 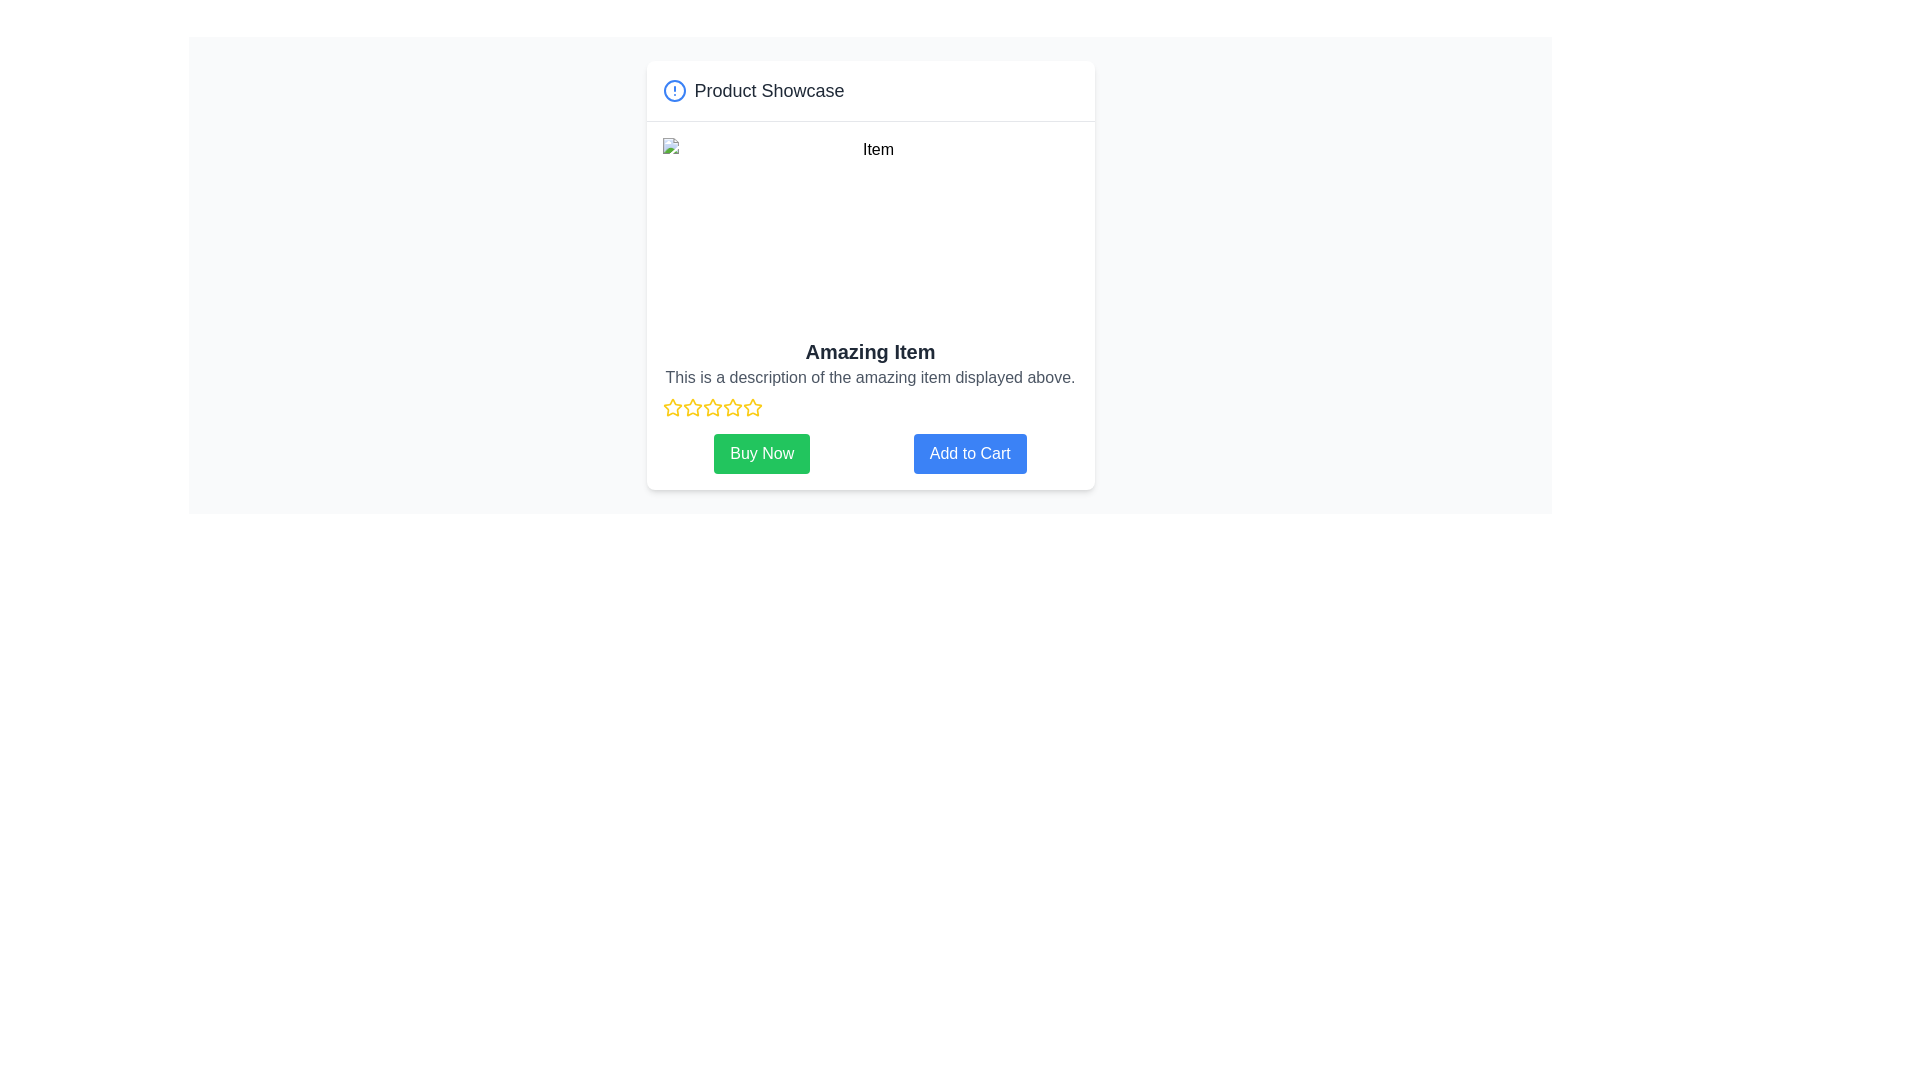 What do you see at coordinates (870, 350) in the screenshot?
I see `the text label that displays 'Amazing Item.' which is styled with a bold font and is centrally aligned in the UI` at bounding box center [870, 350].